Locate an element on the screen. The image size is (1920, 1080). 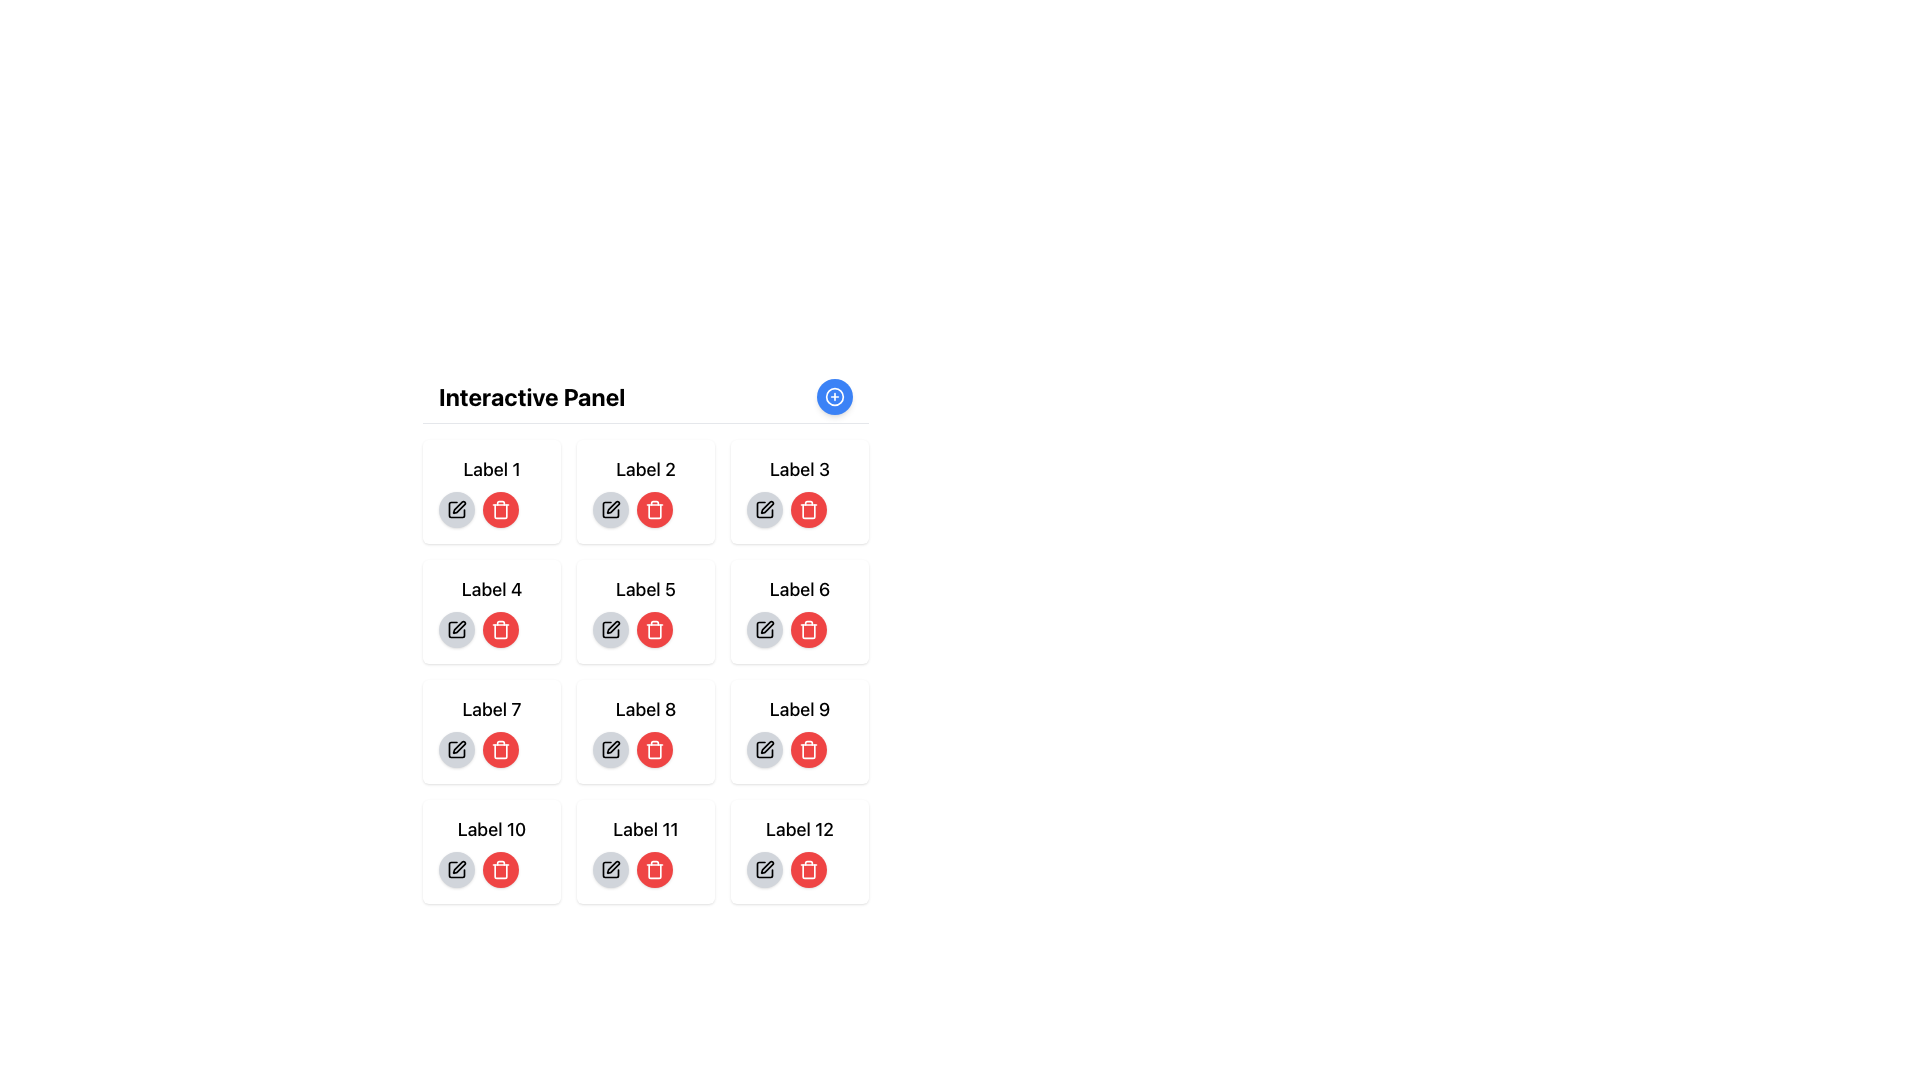
the delete button associated with 'Label 7' is located at coordinates (491, 749).